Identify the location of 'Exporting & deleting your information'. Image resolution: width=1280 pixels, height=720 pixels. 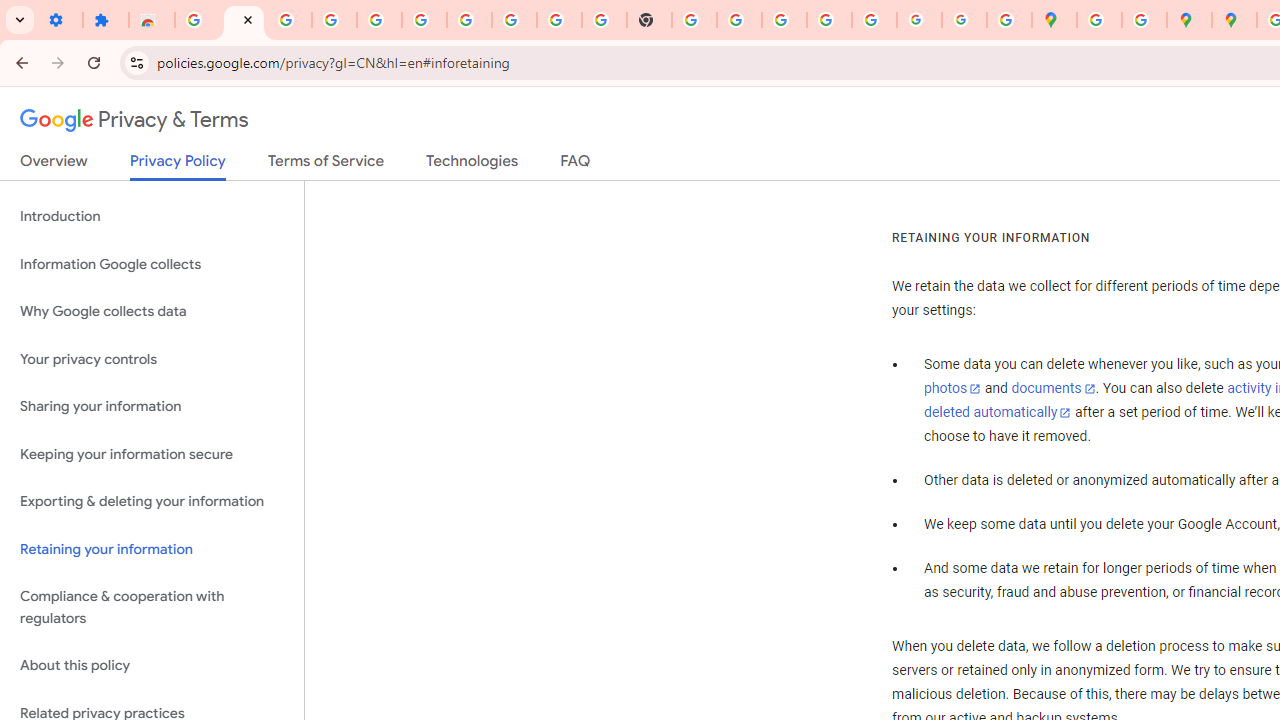
(151, 501).